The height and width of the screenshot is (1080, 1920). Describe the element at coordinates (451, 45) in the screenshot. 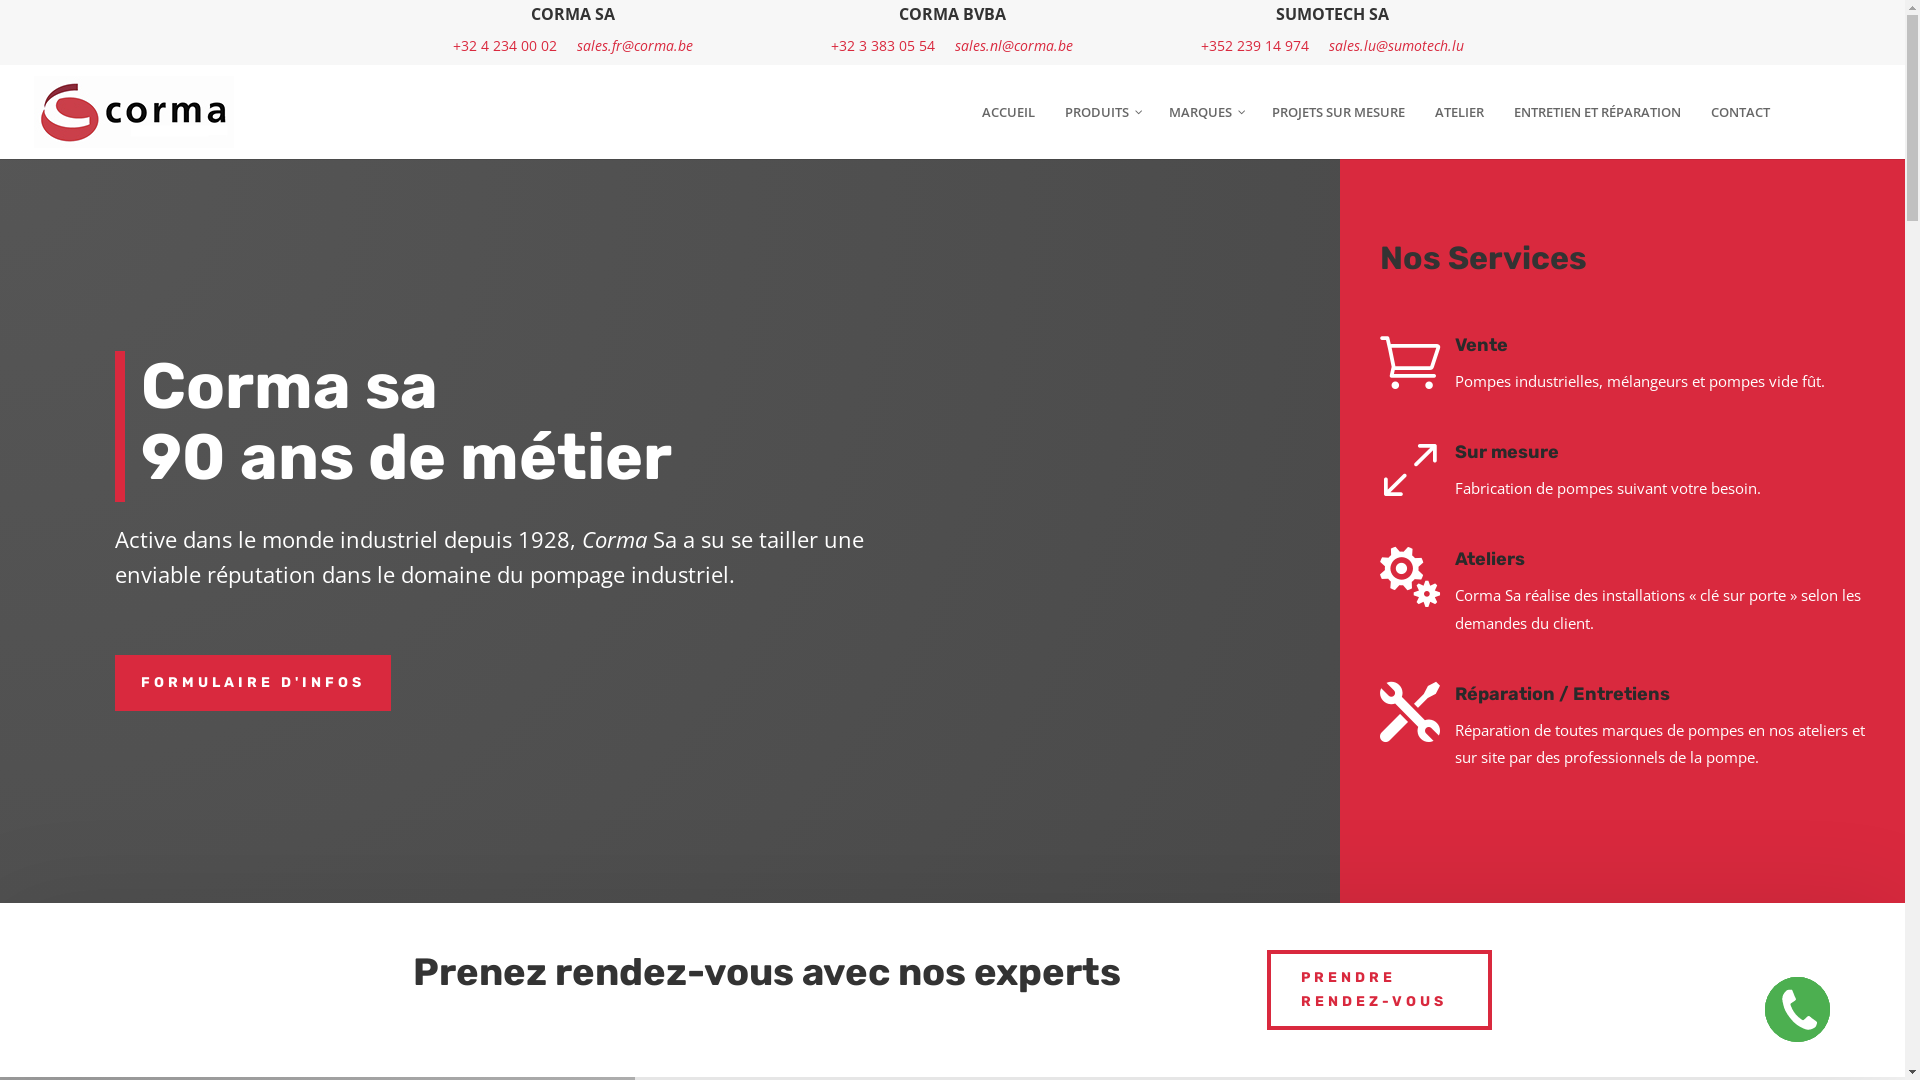

I see `'+32 4 234 00 02'` at that location.